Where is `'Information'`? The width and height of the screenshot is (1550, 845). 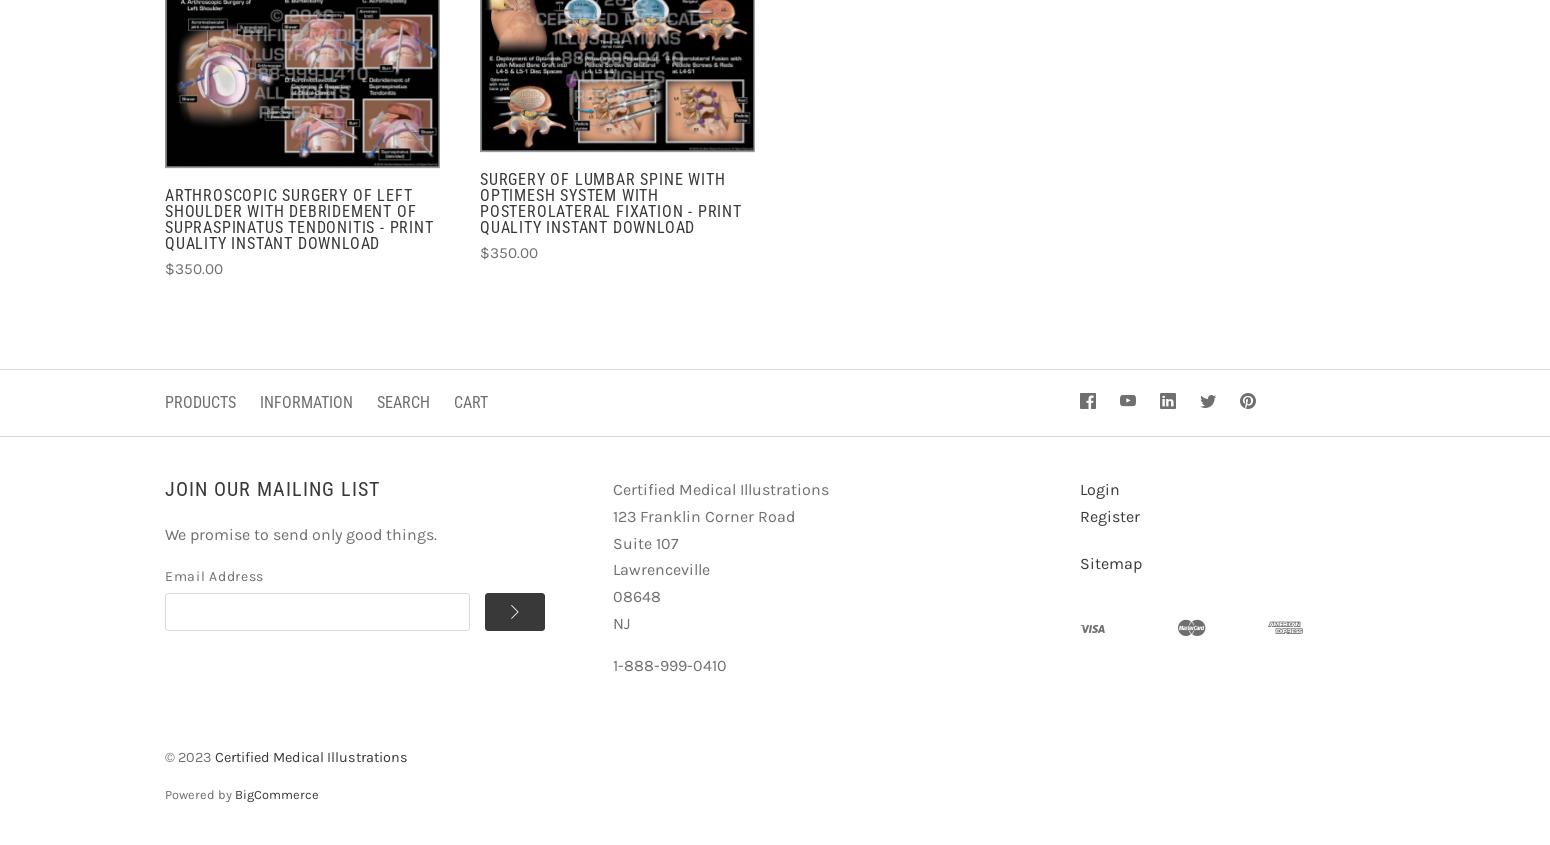 'Information' is located at coordinates (259, 400).